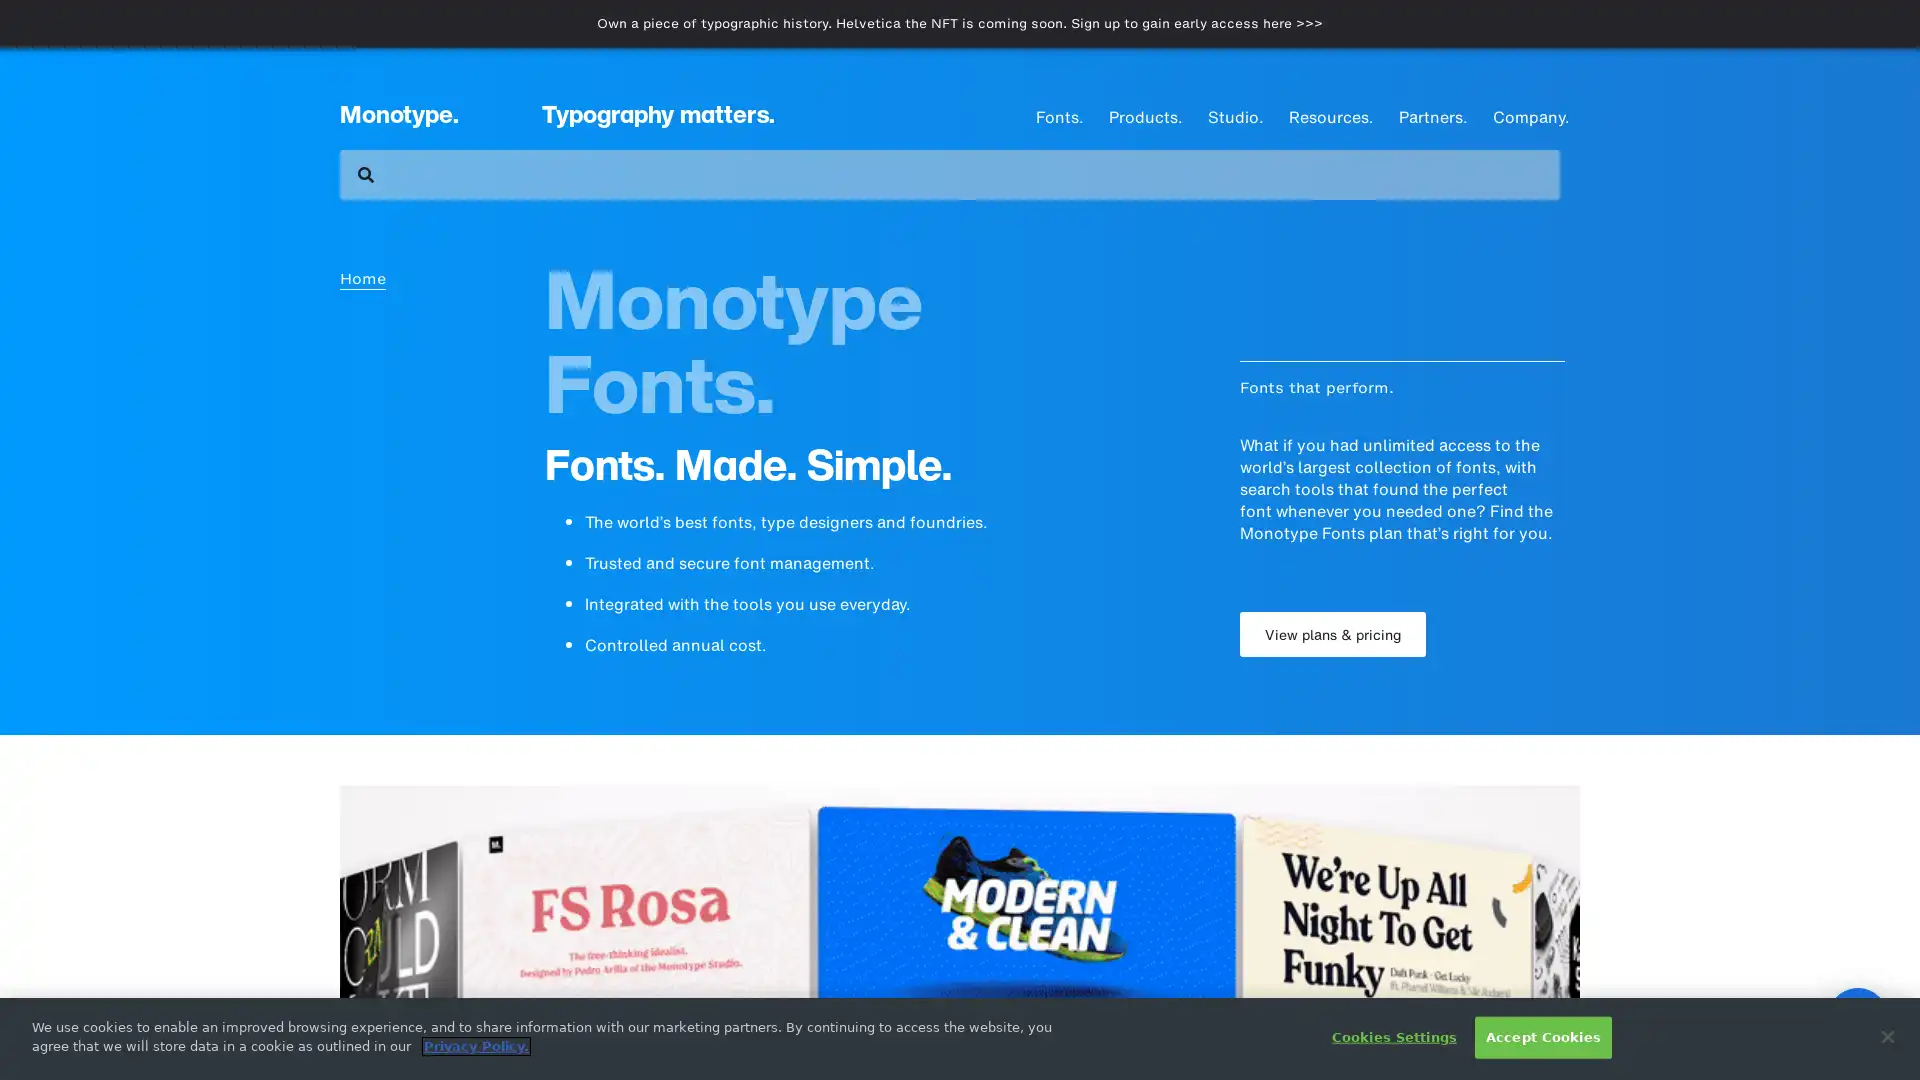 The height and width of the screenshot is (1080, 1920). Describe the element at coordinates (1856, 1018) in the screenshot. I see `Open Intercom Messenger` at that location.